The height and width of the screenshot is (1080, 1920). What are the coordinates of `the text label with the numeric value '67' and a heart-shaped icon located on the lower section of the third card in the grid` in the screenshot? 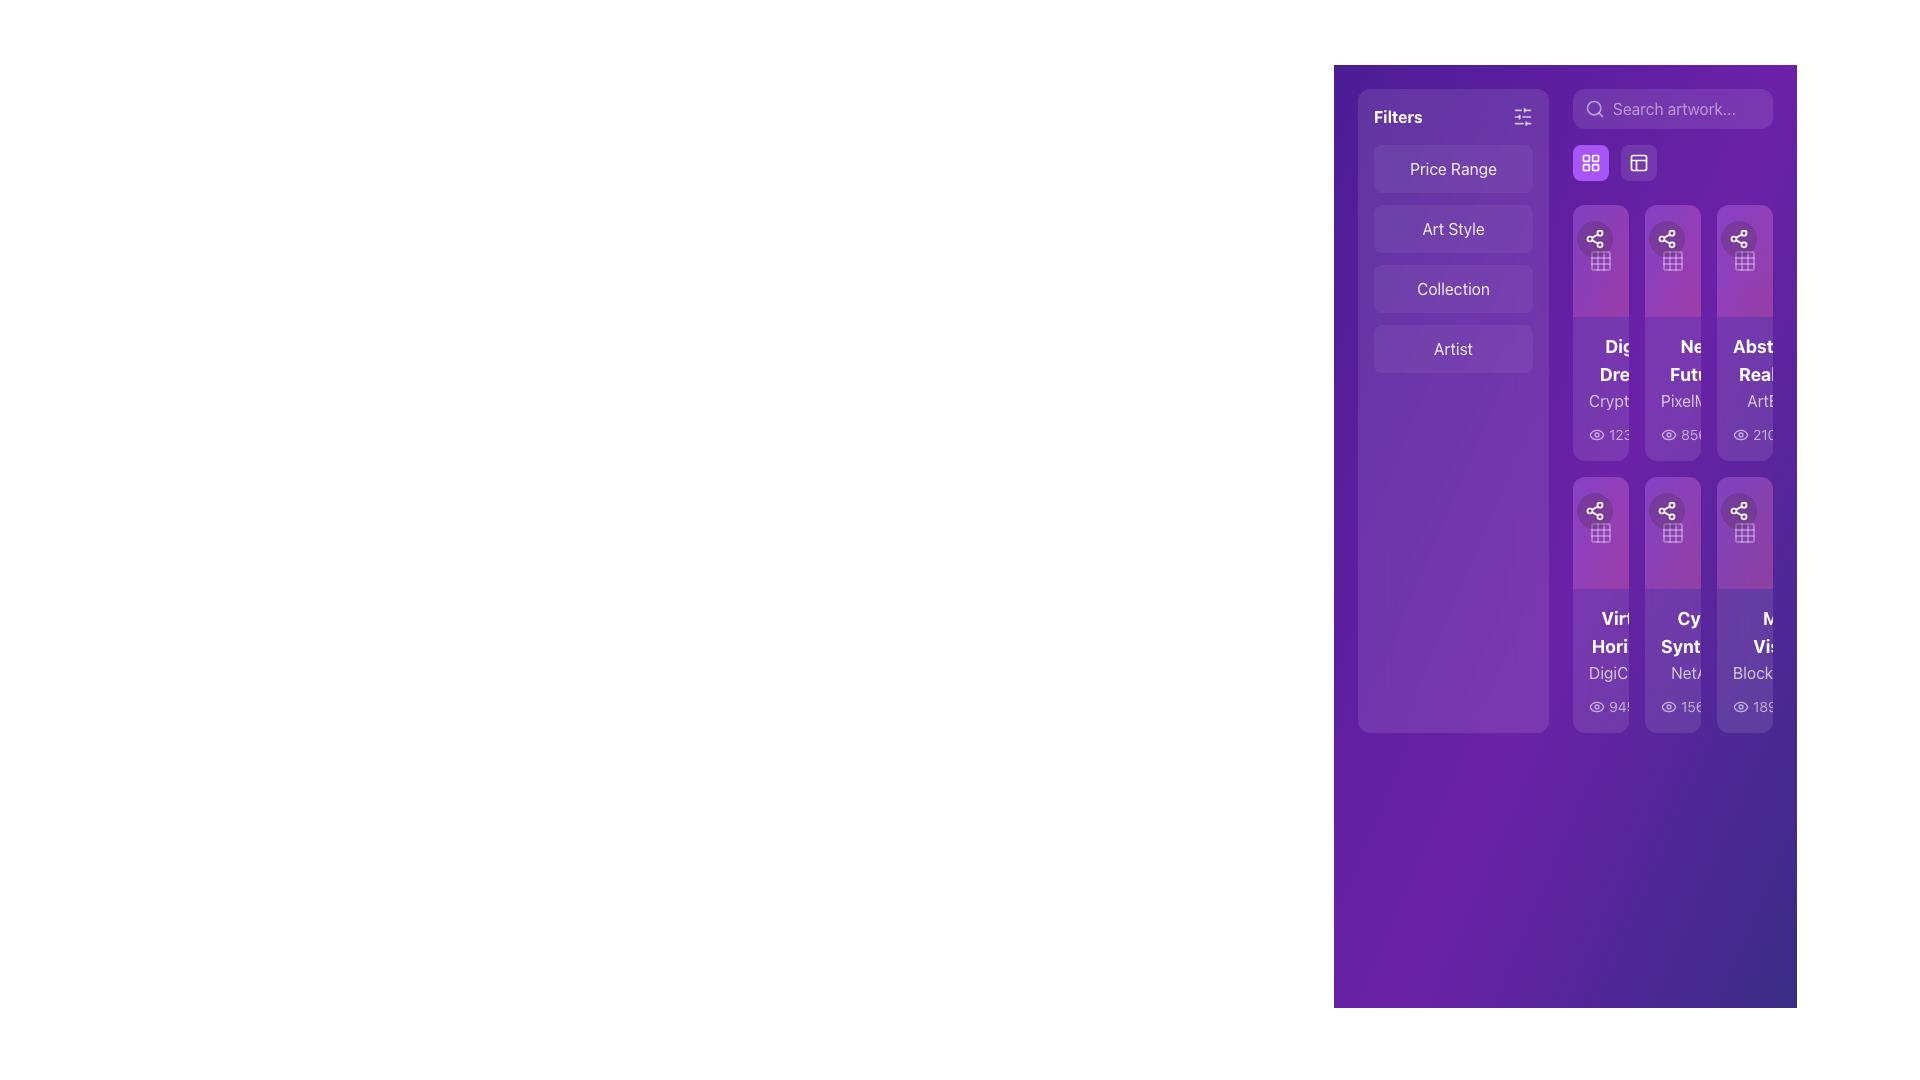 It's located at (1724, 434).